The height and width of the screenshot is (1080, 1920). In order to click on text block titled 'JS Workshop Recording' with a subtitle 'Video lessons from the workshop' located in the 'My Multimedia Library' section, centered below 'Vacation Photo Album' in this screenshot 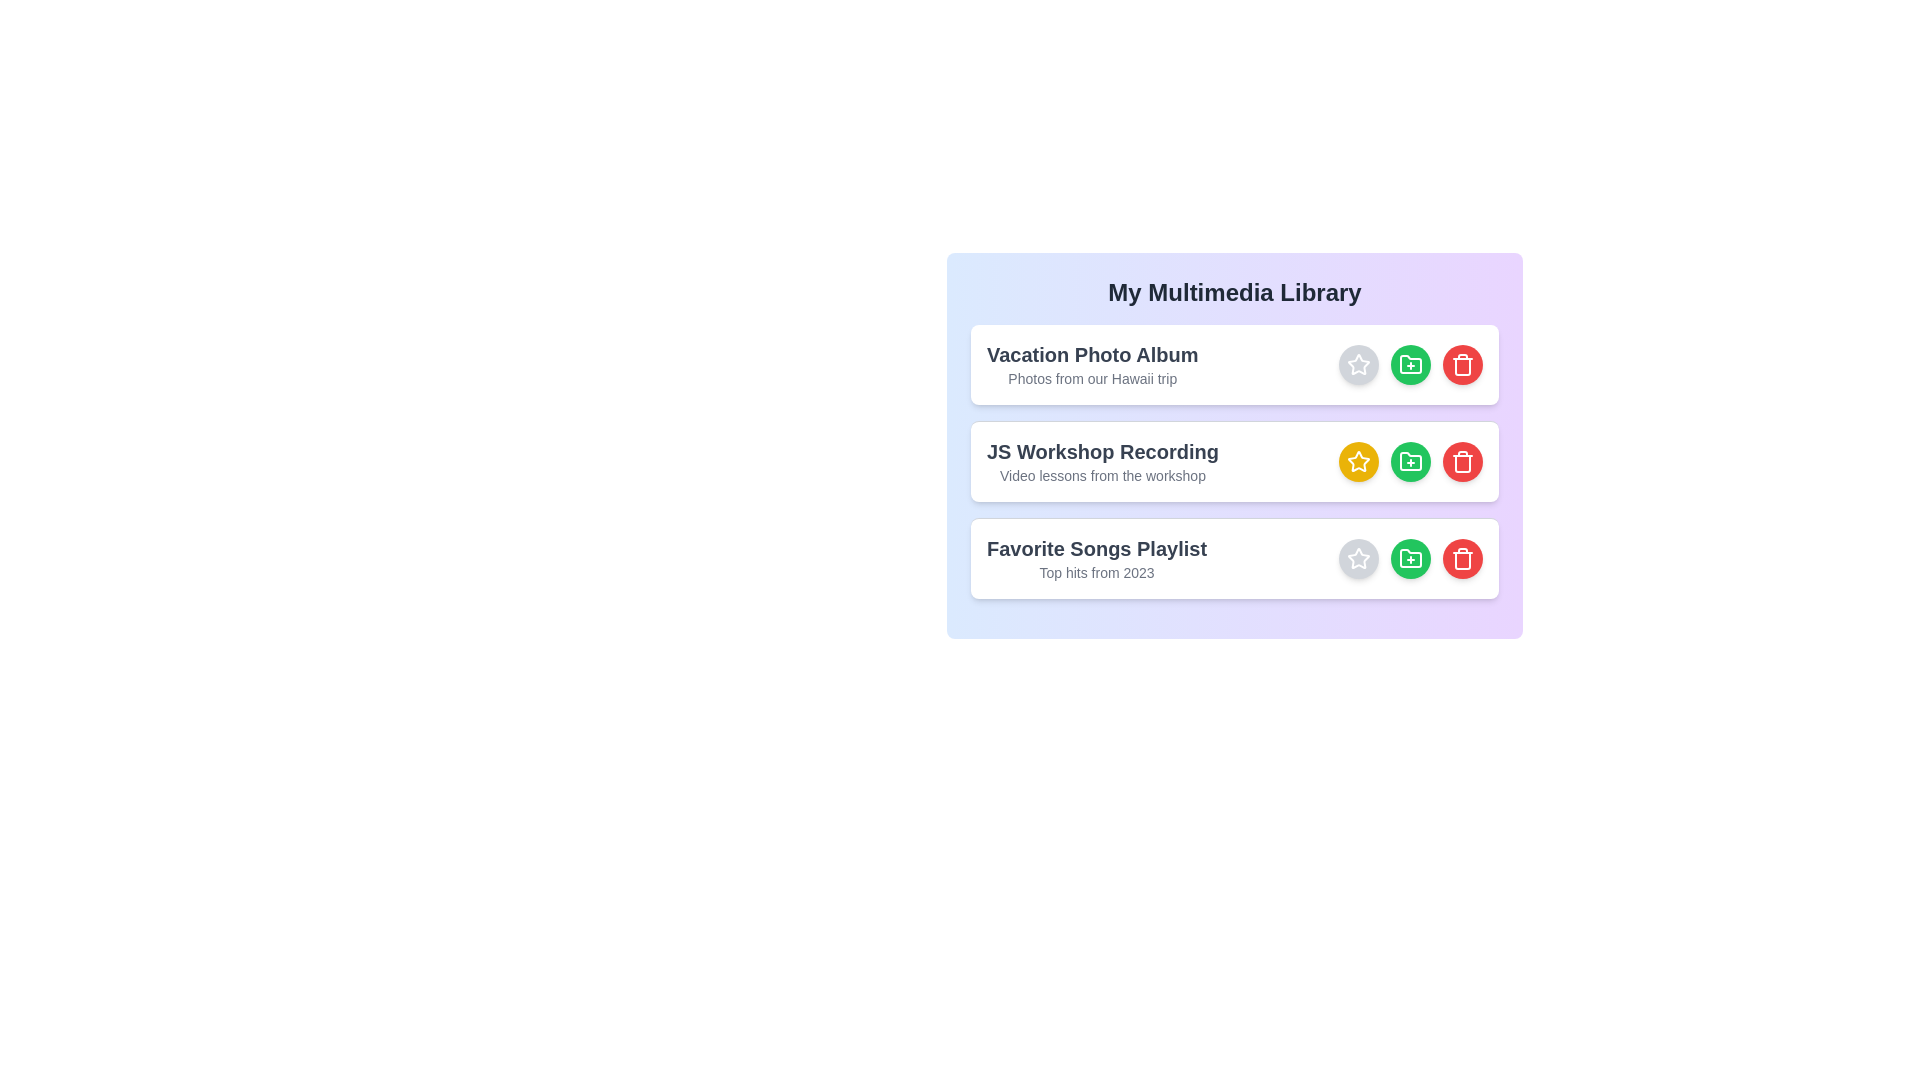, I will do `click(1102, 462)`.